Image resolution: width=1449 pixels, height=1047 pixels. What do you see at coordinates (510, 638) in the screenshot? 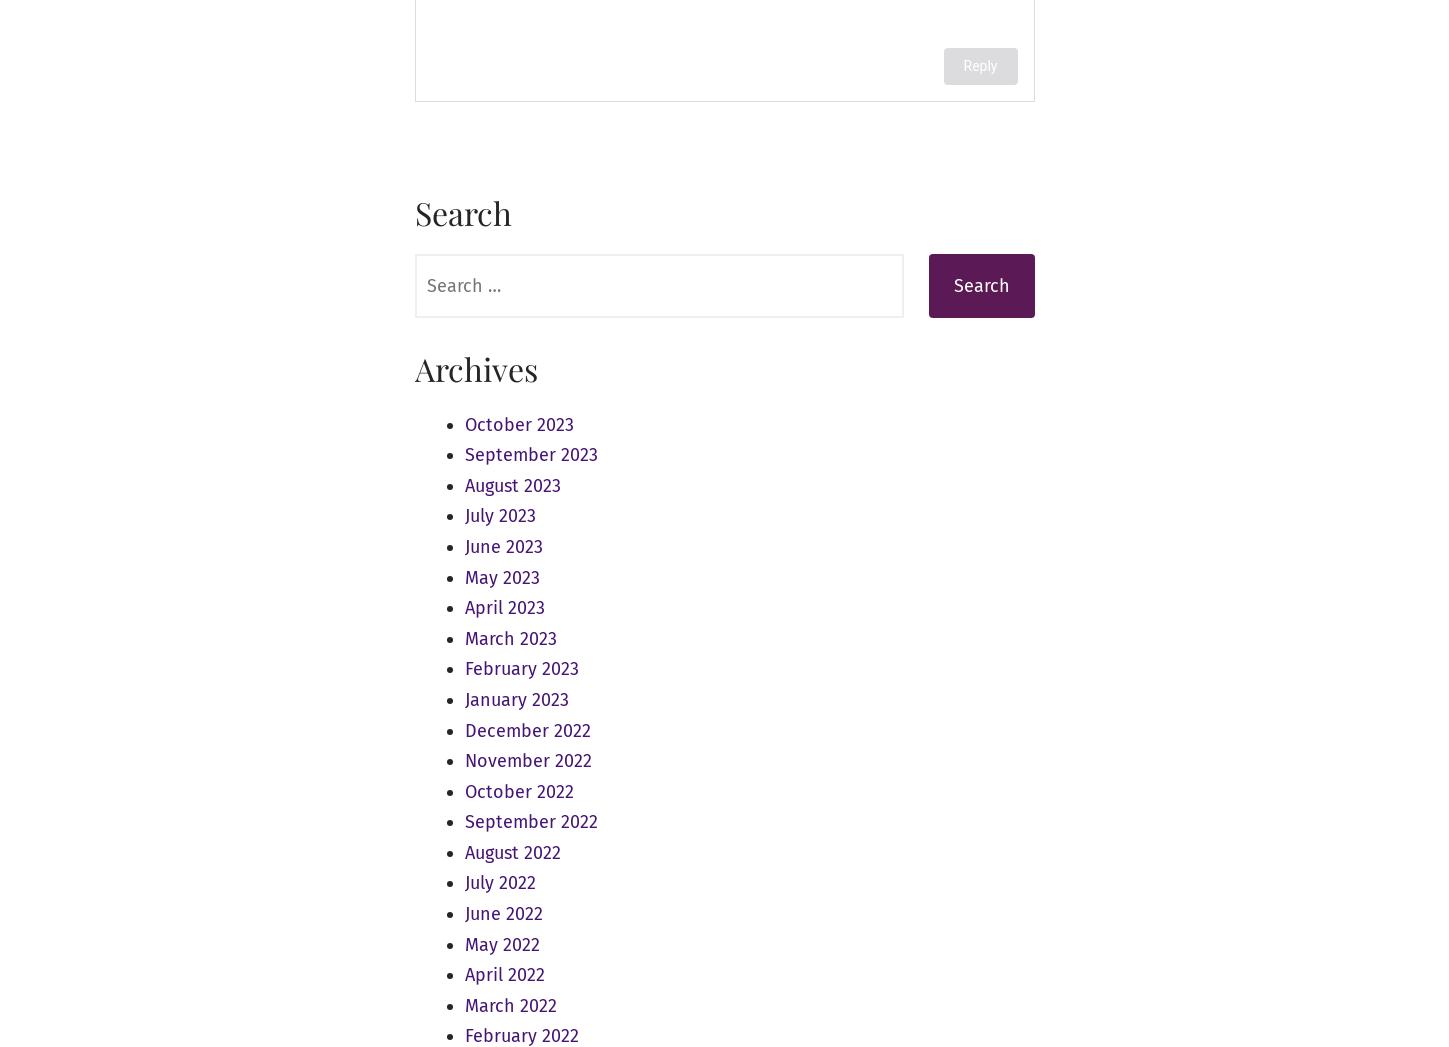
I see `'March 2023'` at bounding box center [510, 638].